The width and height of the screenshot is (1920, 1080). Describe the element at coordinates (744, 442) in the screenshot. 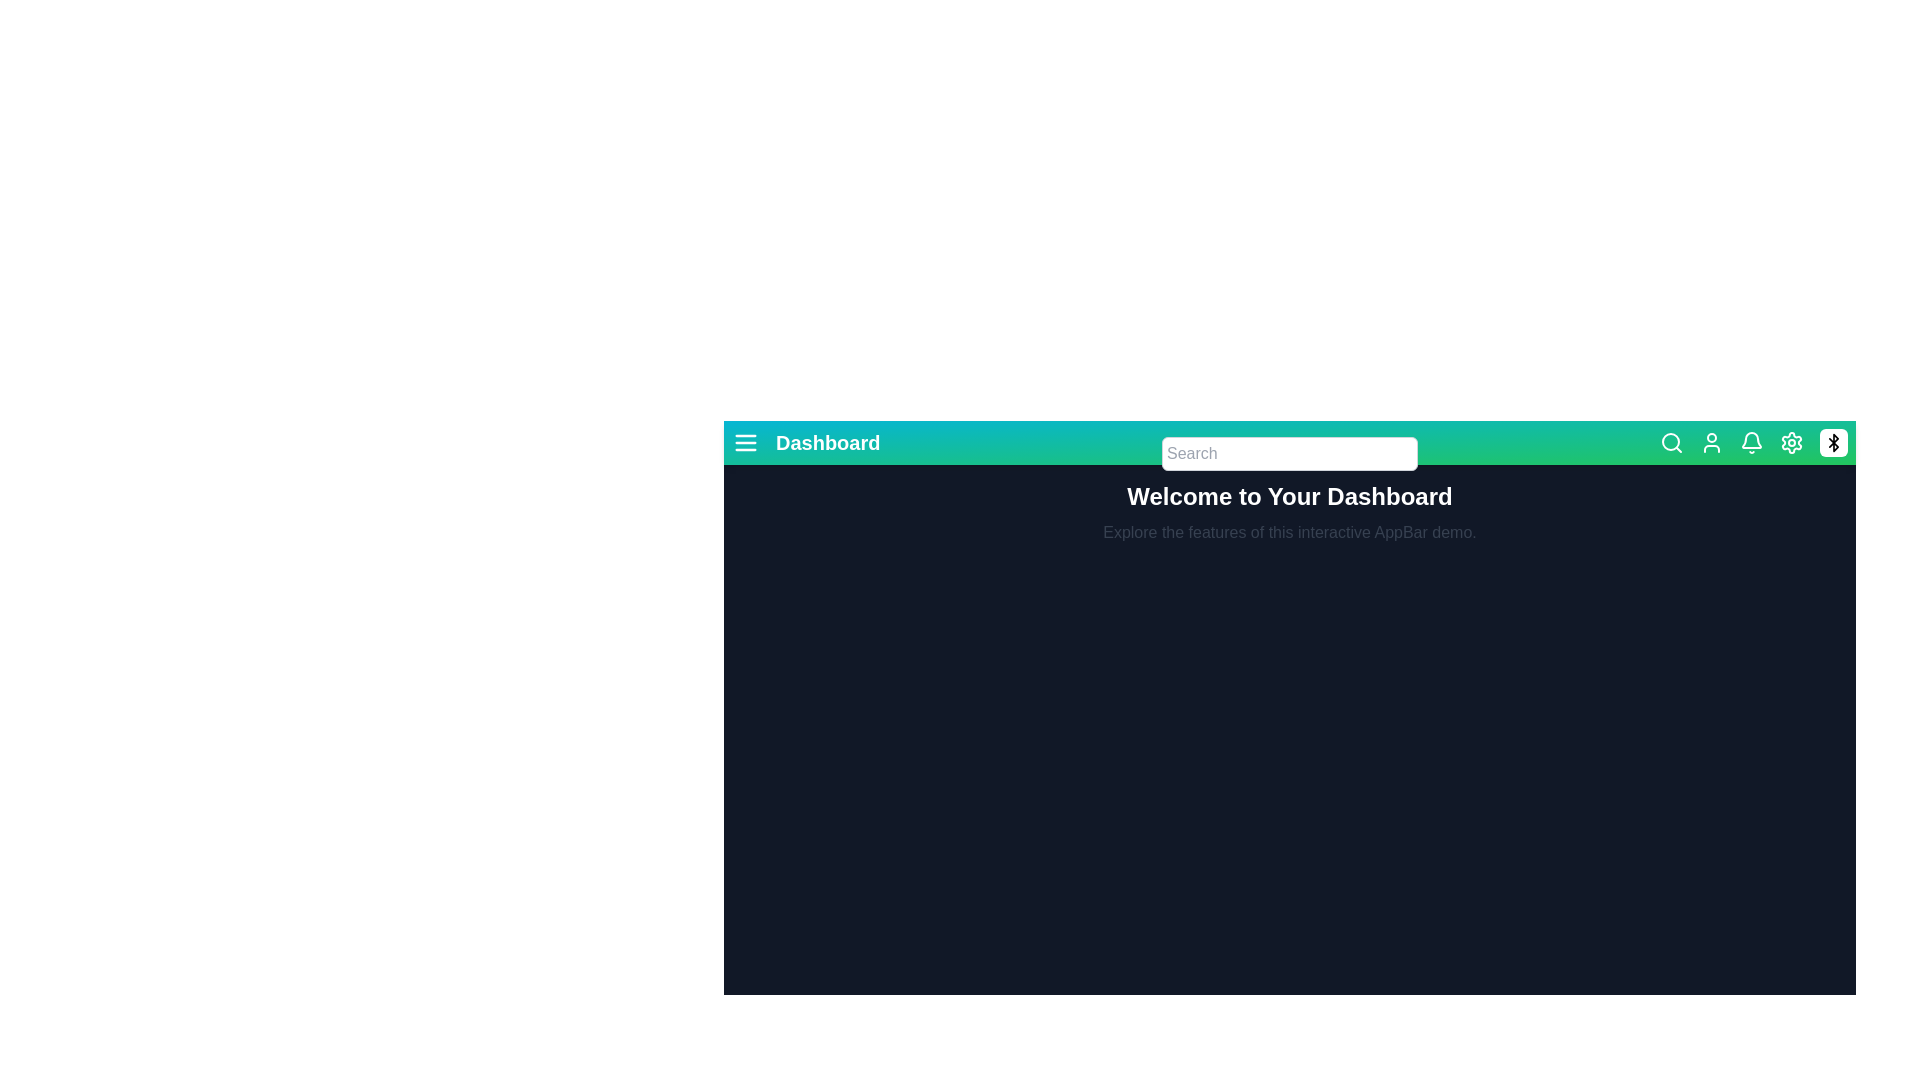

I see `the menu icon to toggle the menu visibility` at that location.